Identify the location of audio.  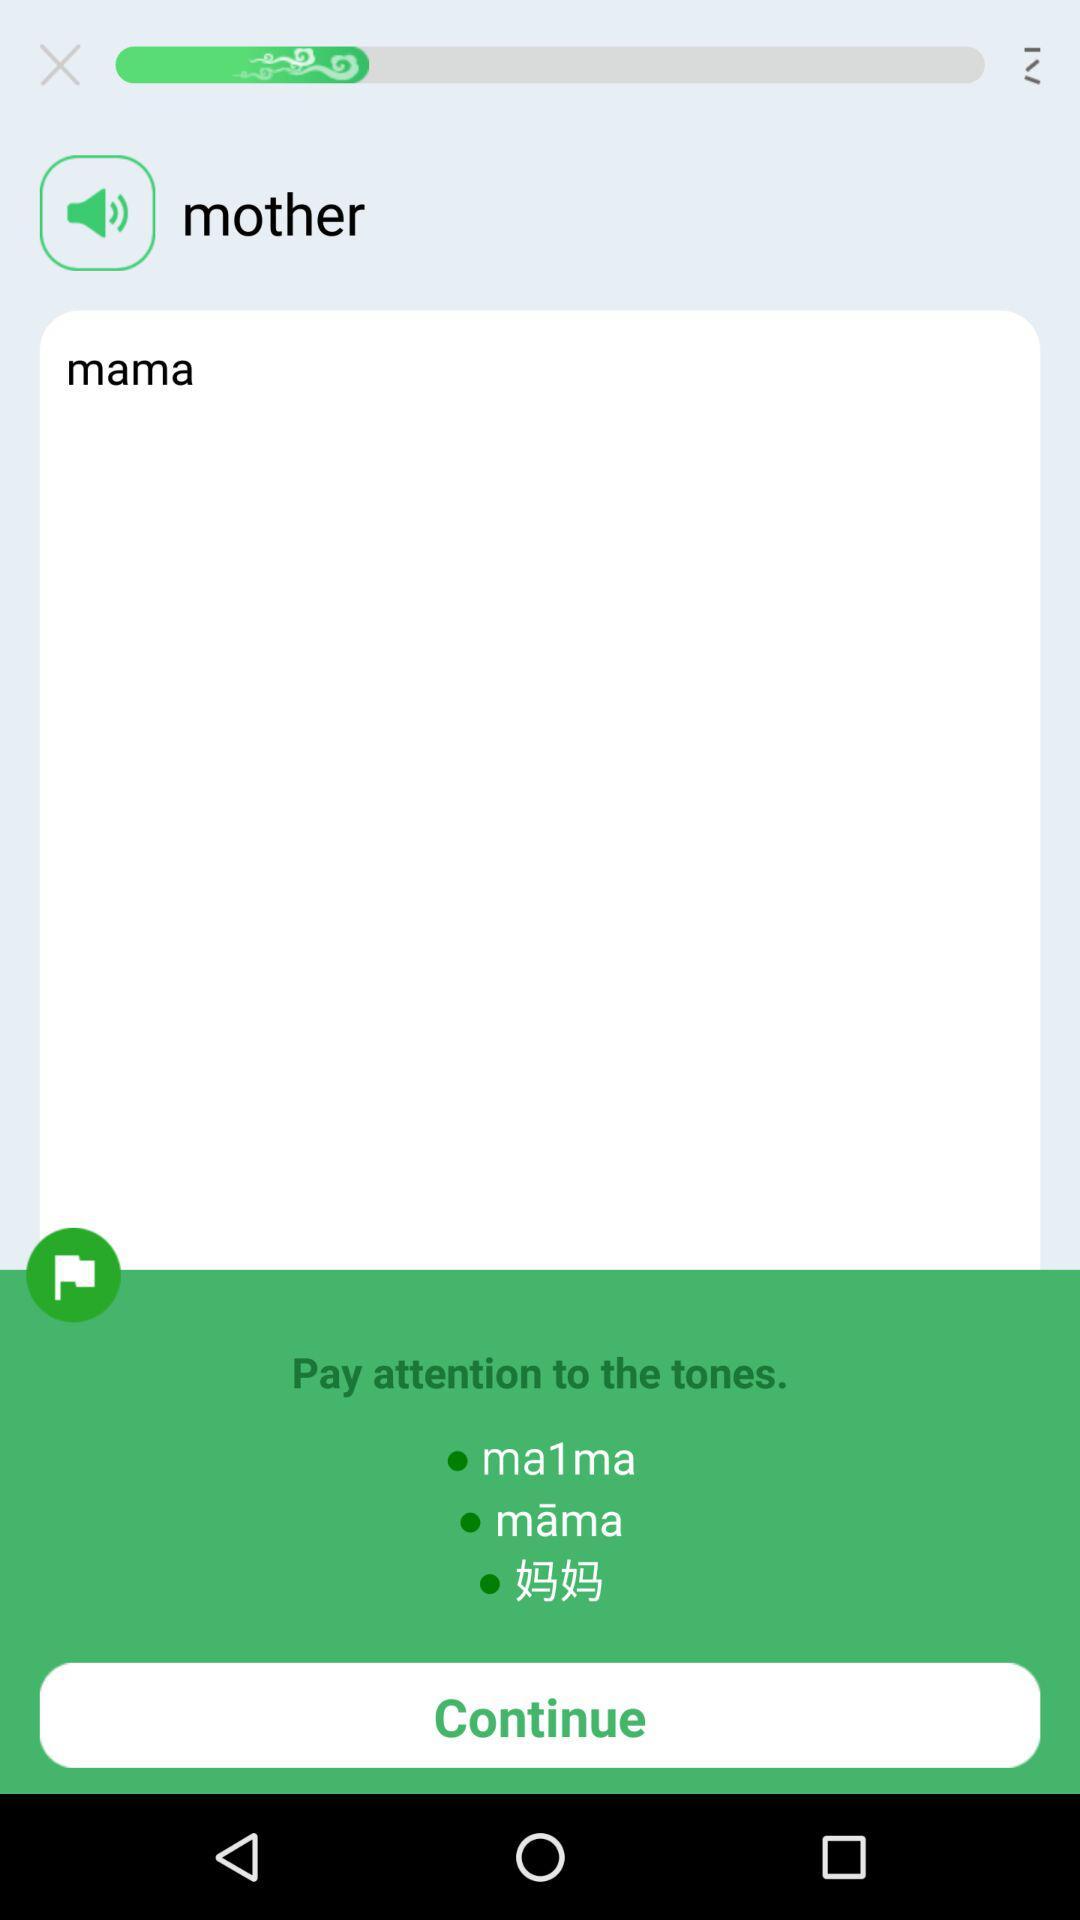
(97, 212).